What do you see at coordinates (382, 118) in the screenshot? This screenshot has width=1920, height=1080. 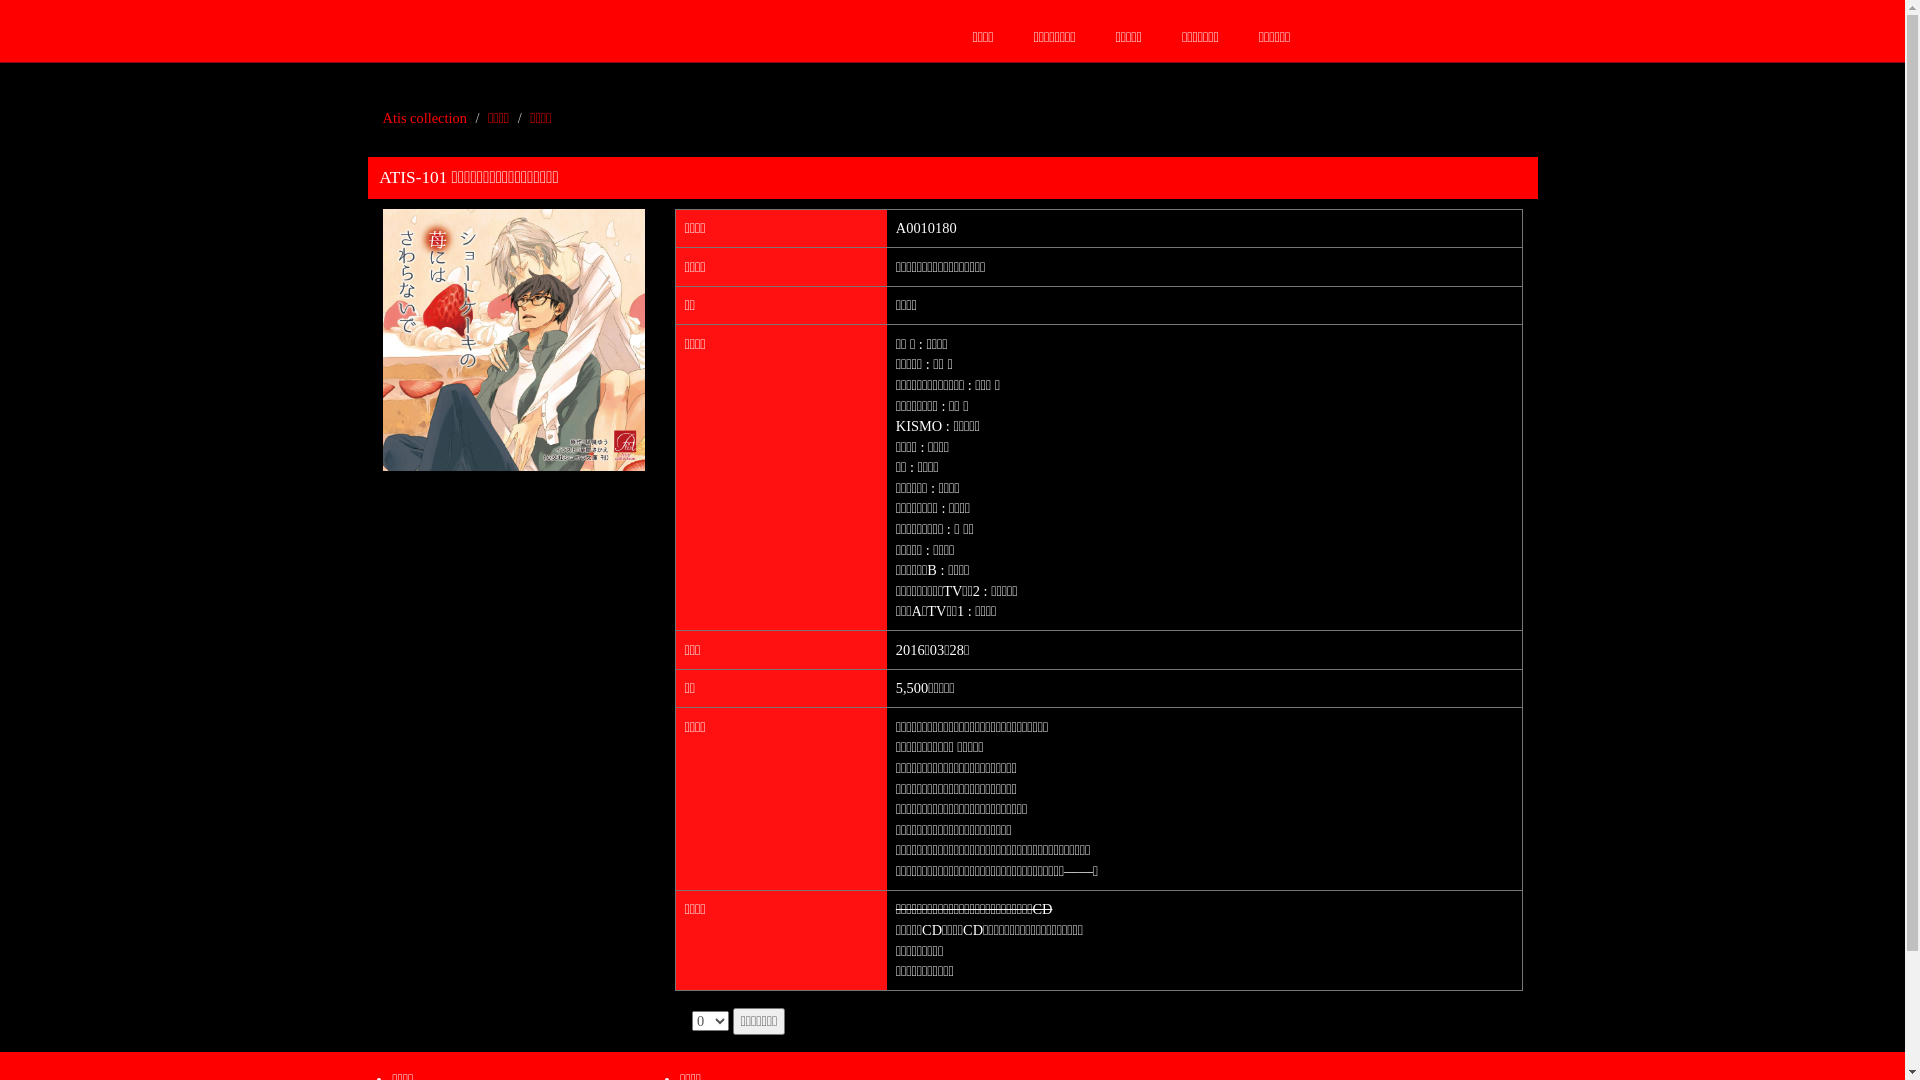 I see `'Atis collection'` at bounding box center [382, 118].